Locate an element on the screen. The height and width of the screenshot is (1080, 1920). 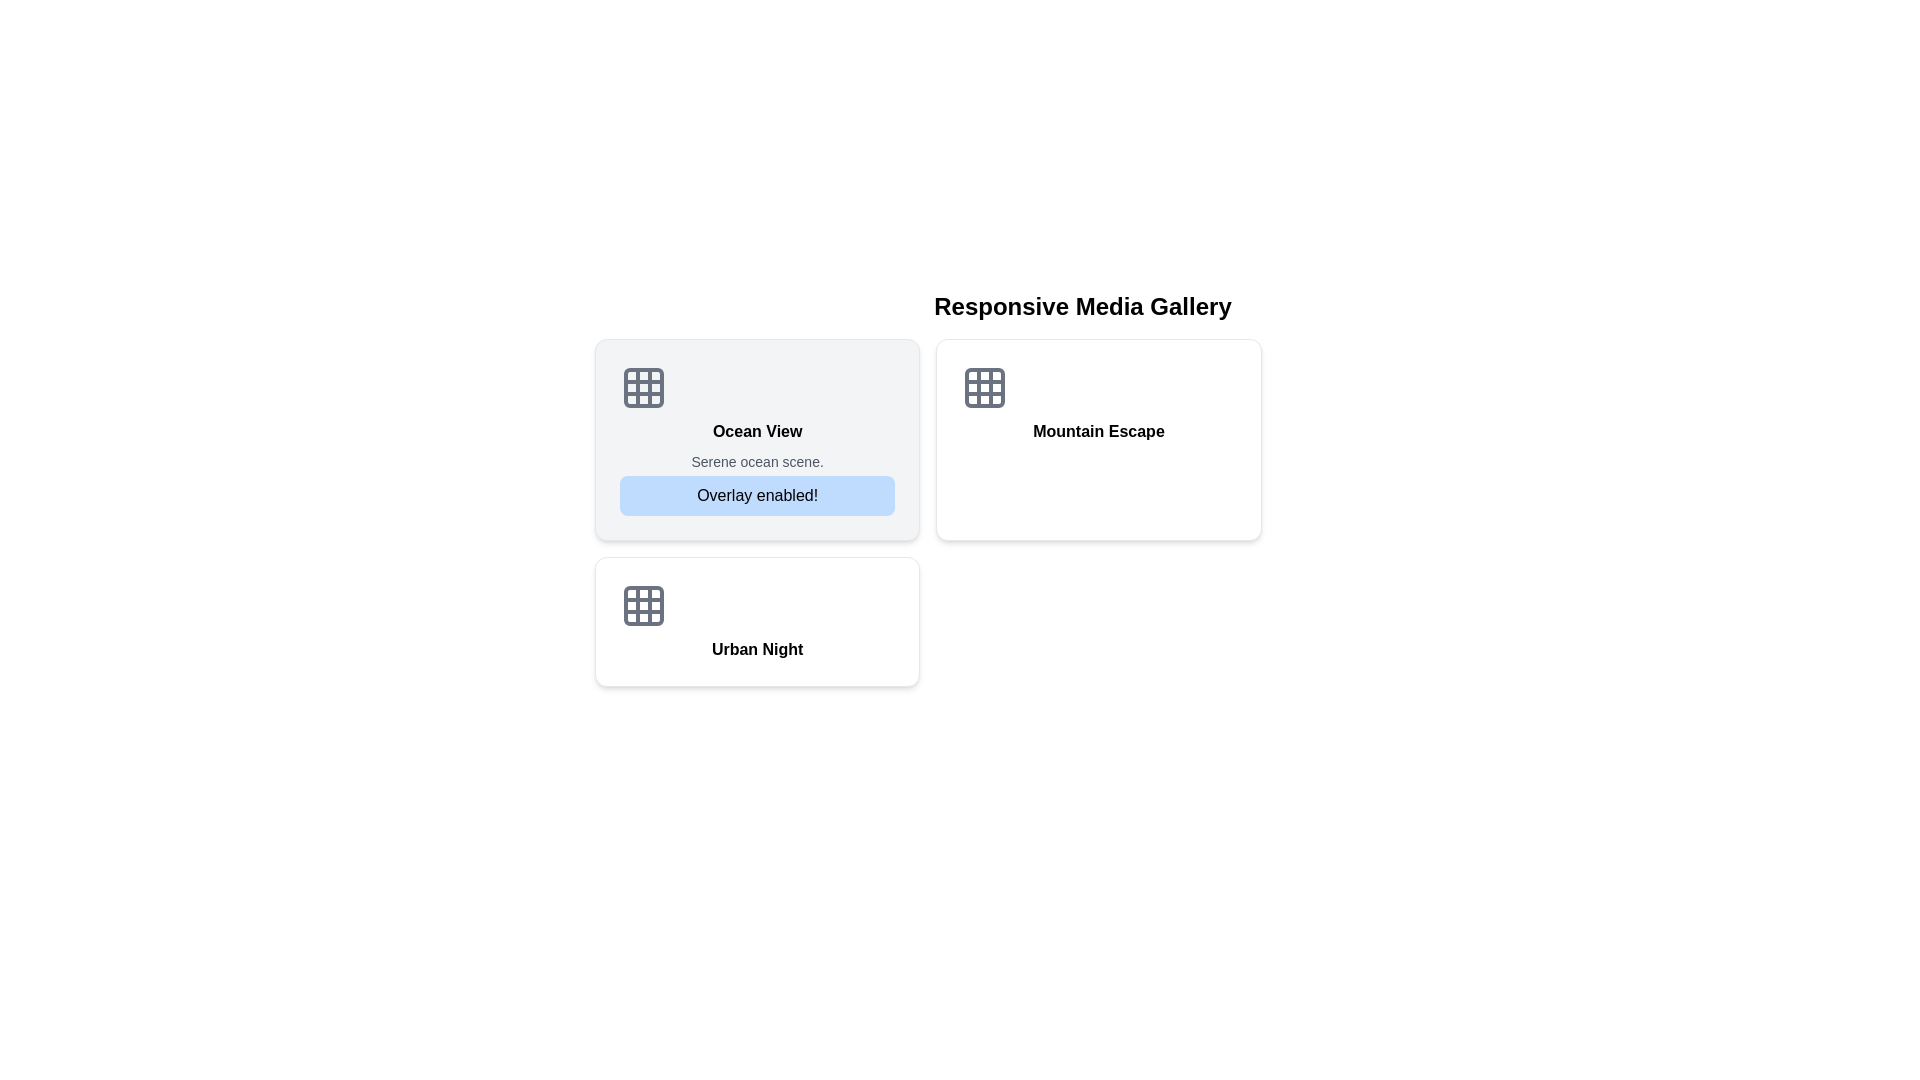
the 'Ocean View' card, which has a light gray background and a blue button-like label 'Overlay enabled!' at the bottom is located at coordinates (756, 438).